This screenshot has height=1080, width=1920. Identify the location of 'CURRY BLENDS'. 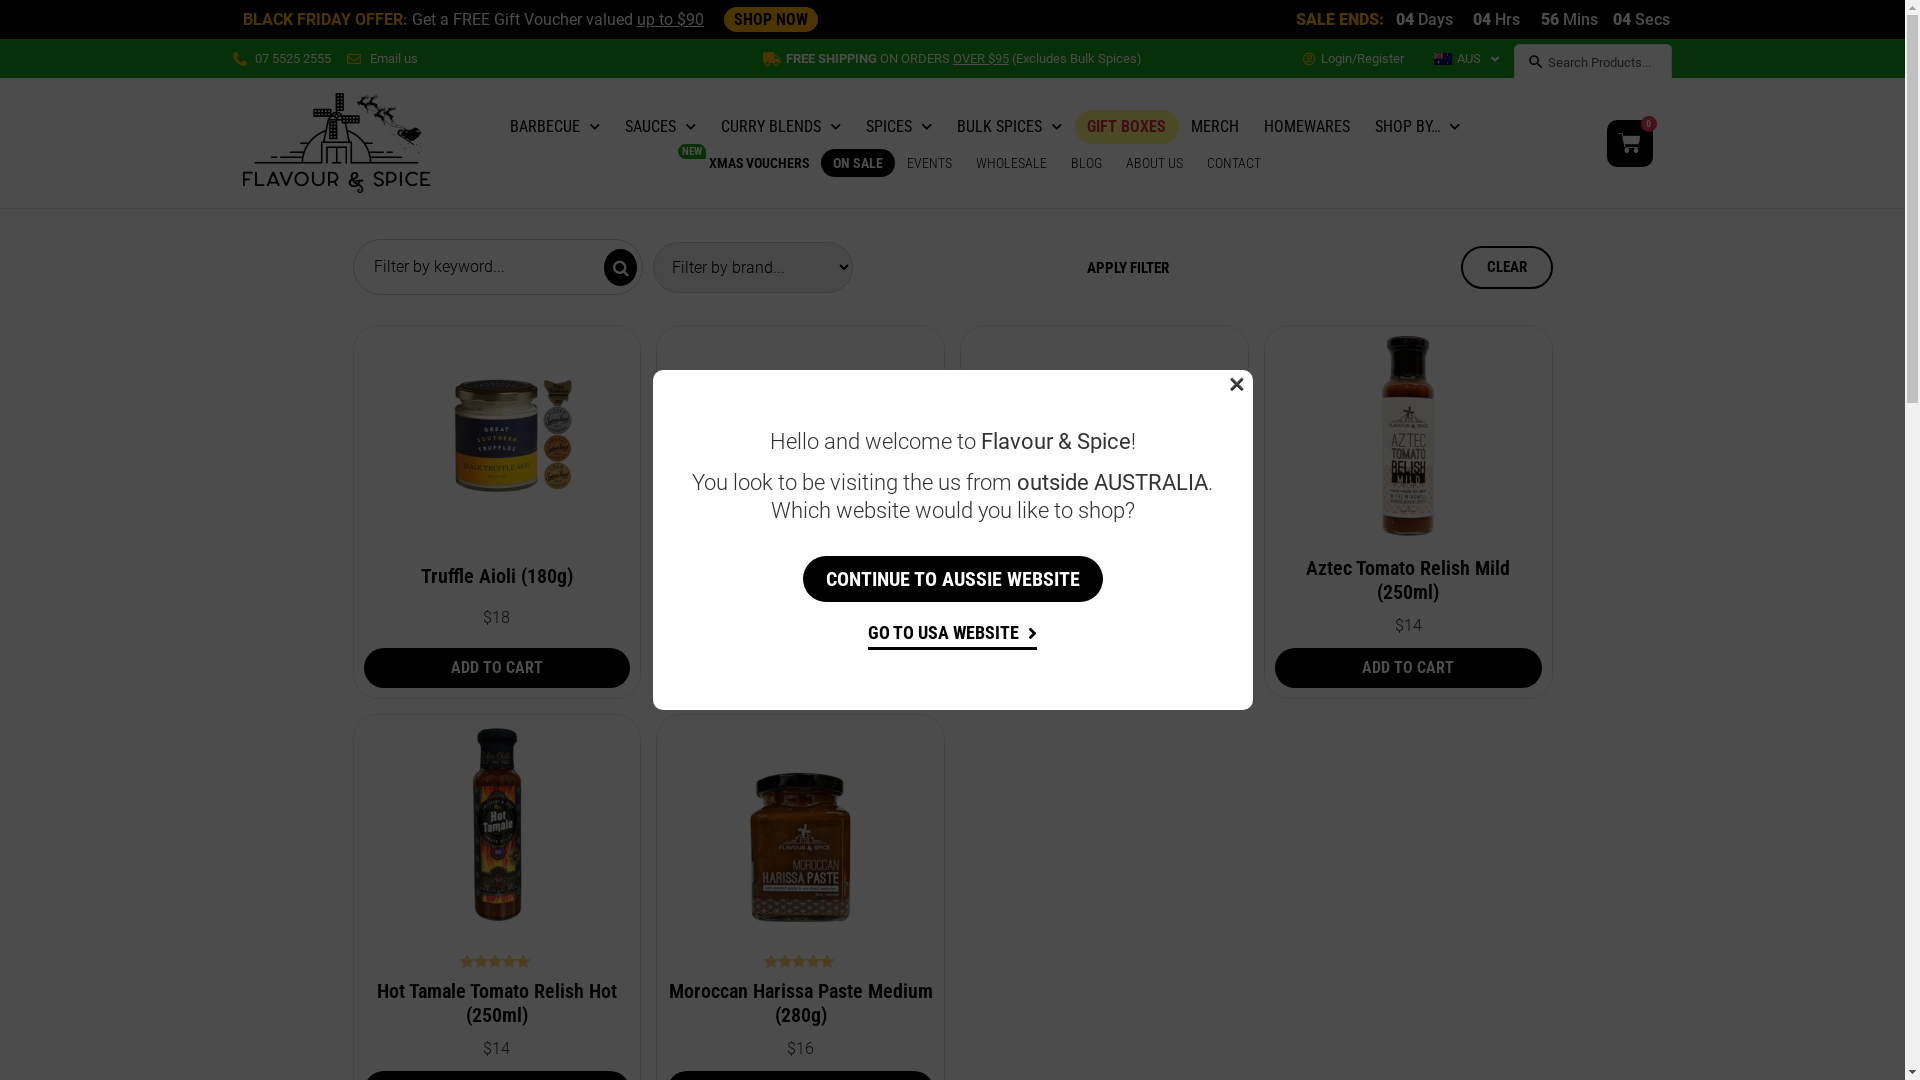
(780, 127).